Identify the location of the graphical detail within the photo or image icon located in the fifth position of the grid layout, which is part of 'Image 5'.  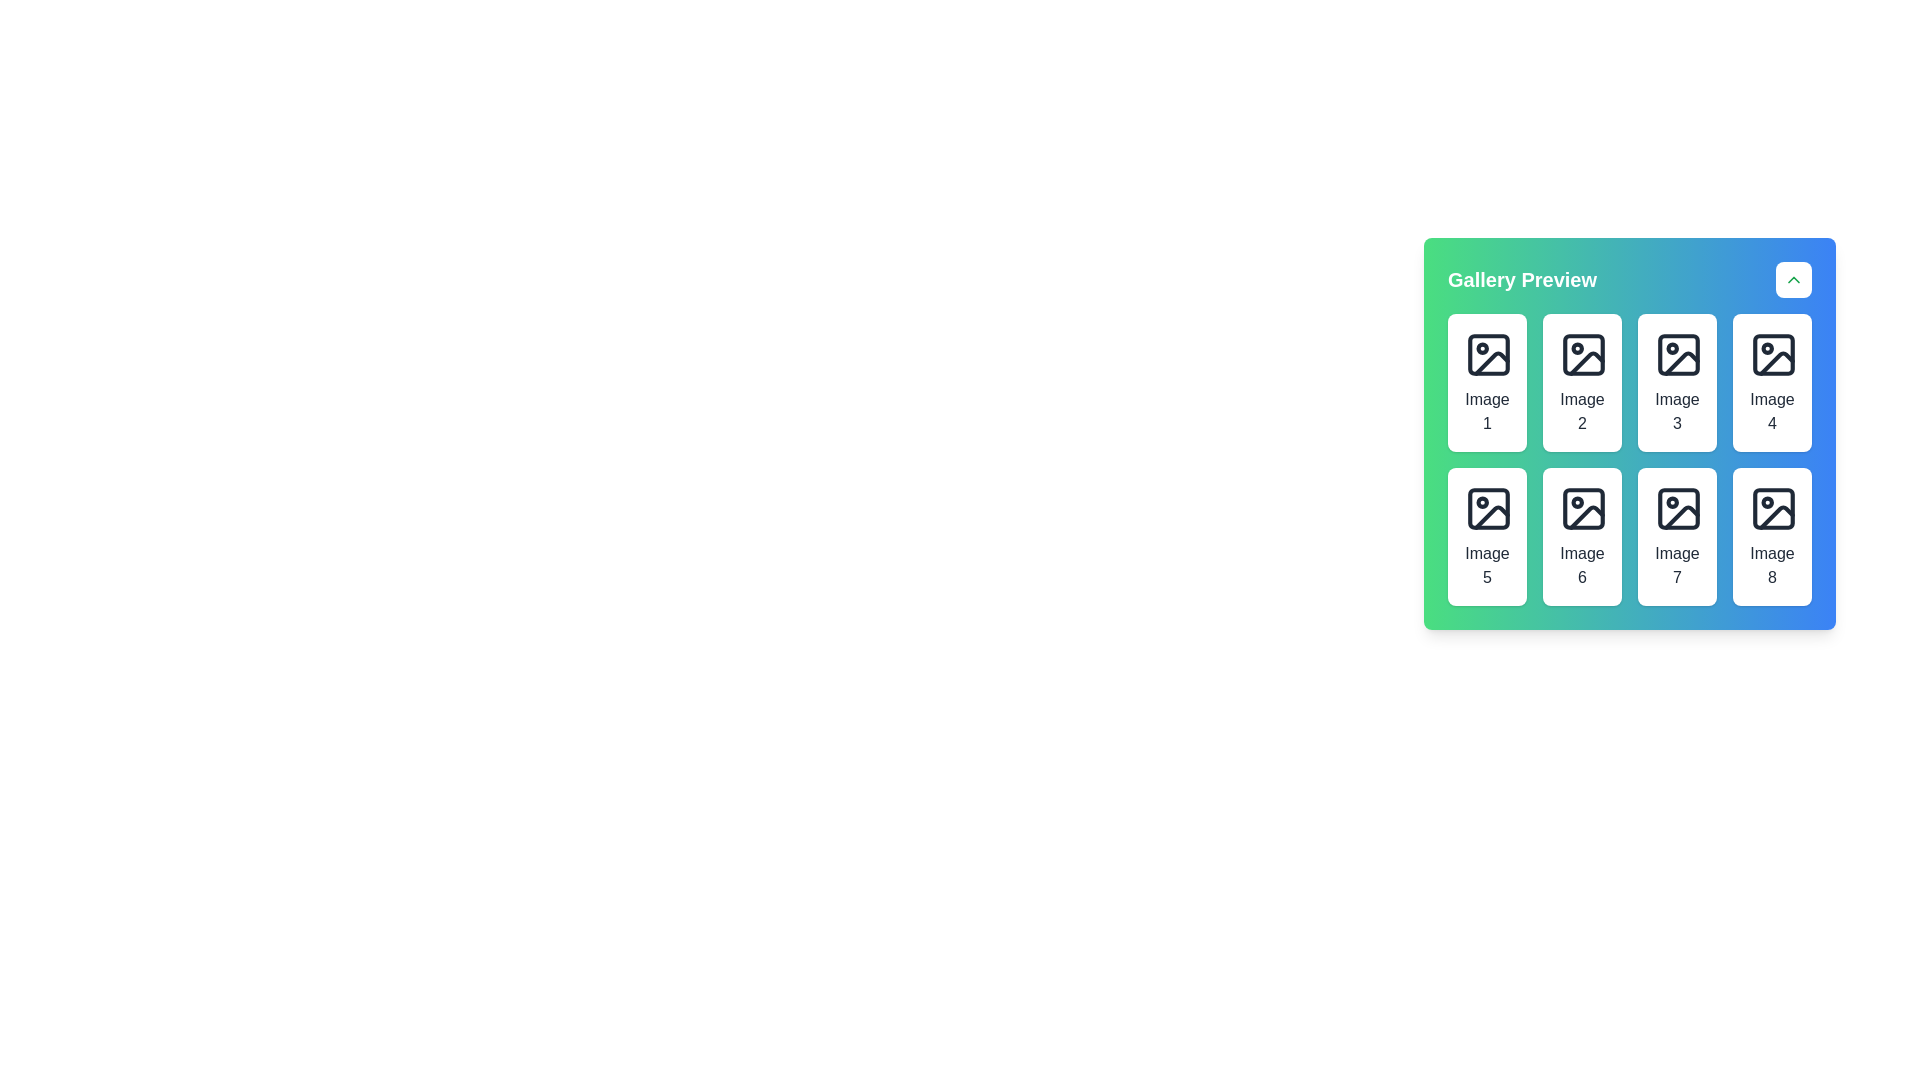
(1488, 508).